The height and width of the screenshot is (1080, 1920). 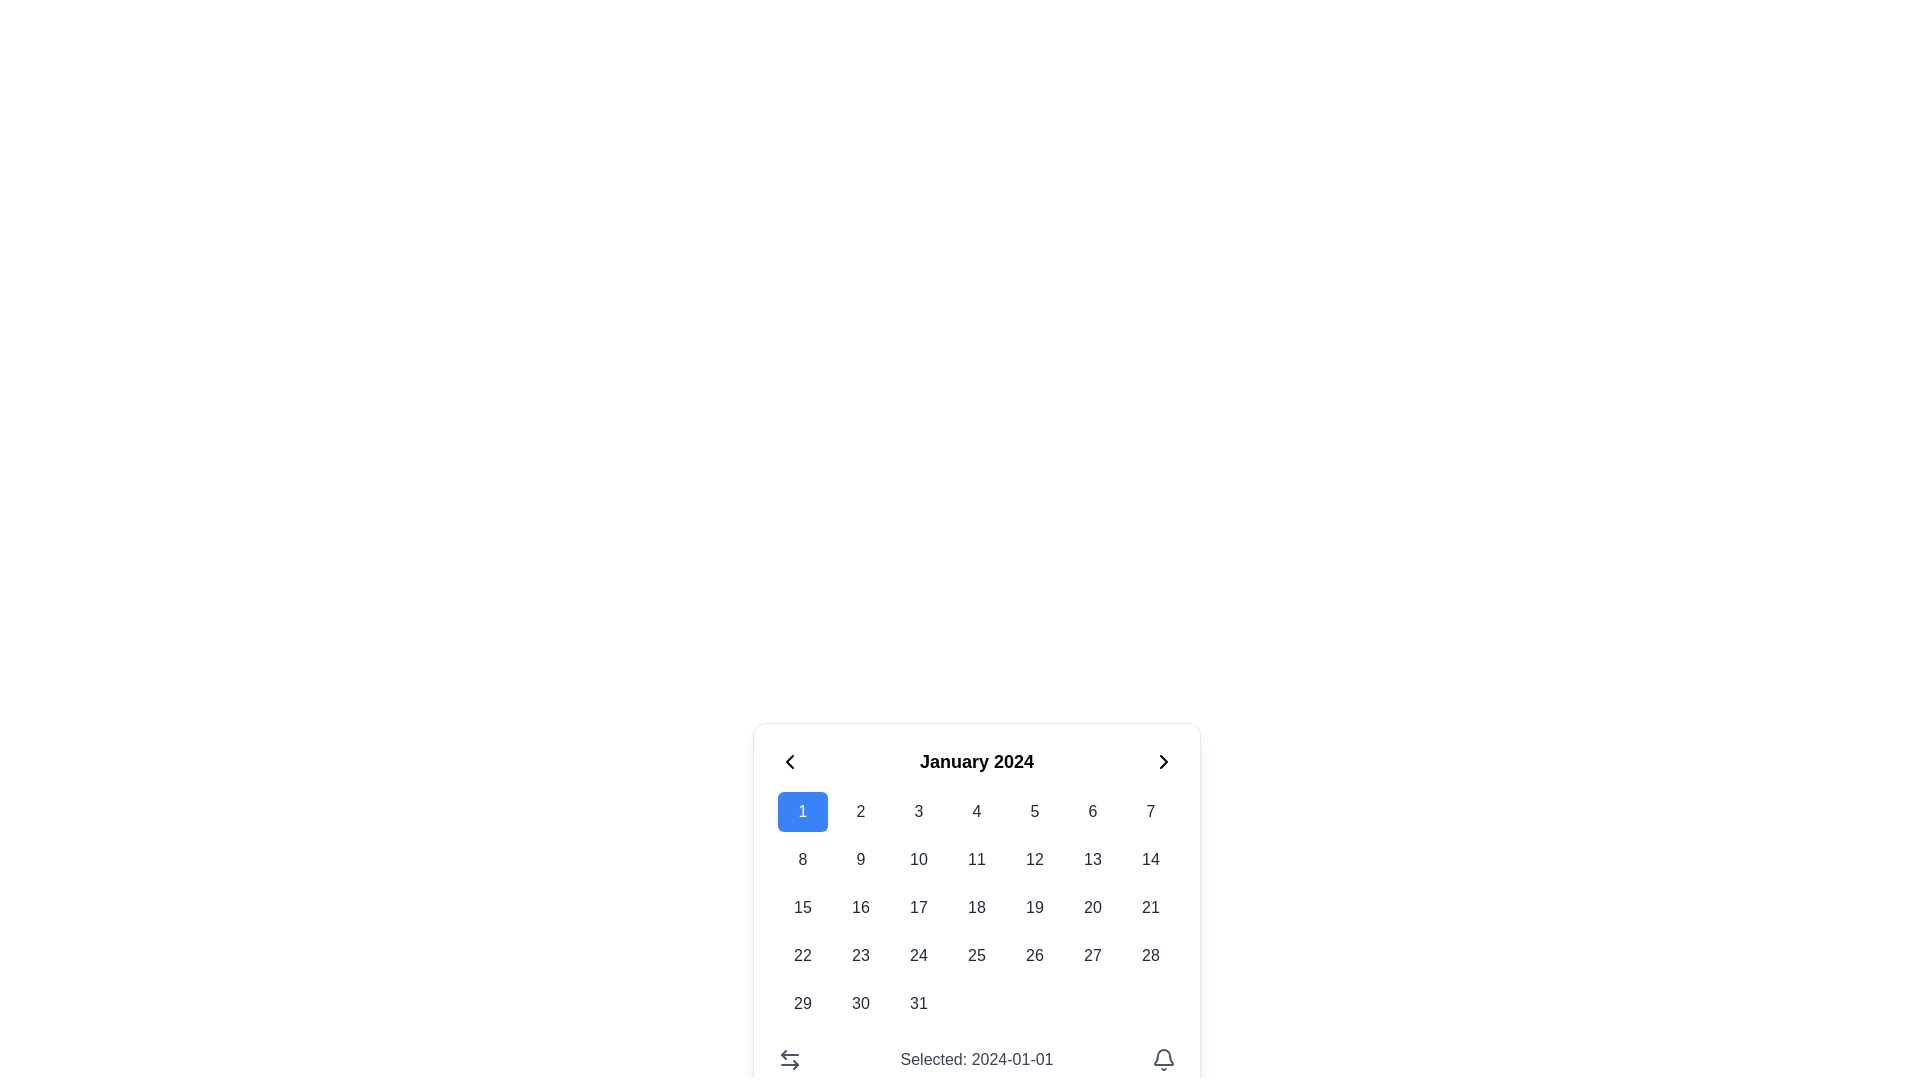 What do you see at coordinates (860, 1003) in the screenshot?
I see `the button representing the 30th day in the calendar view` at bounding box center [860, 1003].